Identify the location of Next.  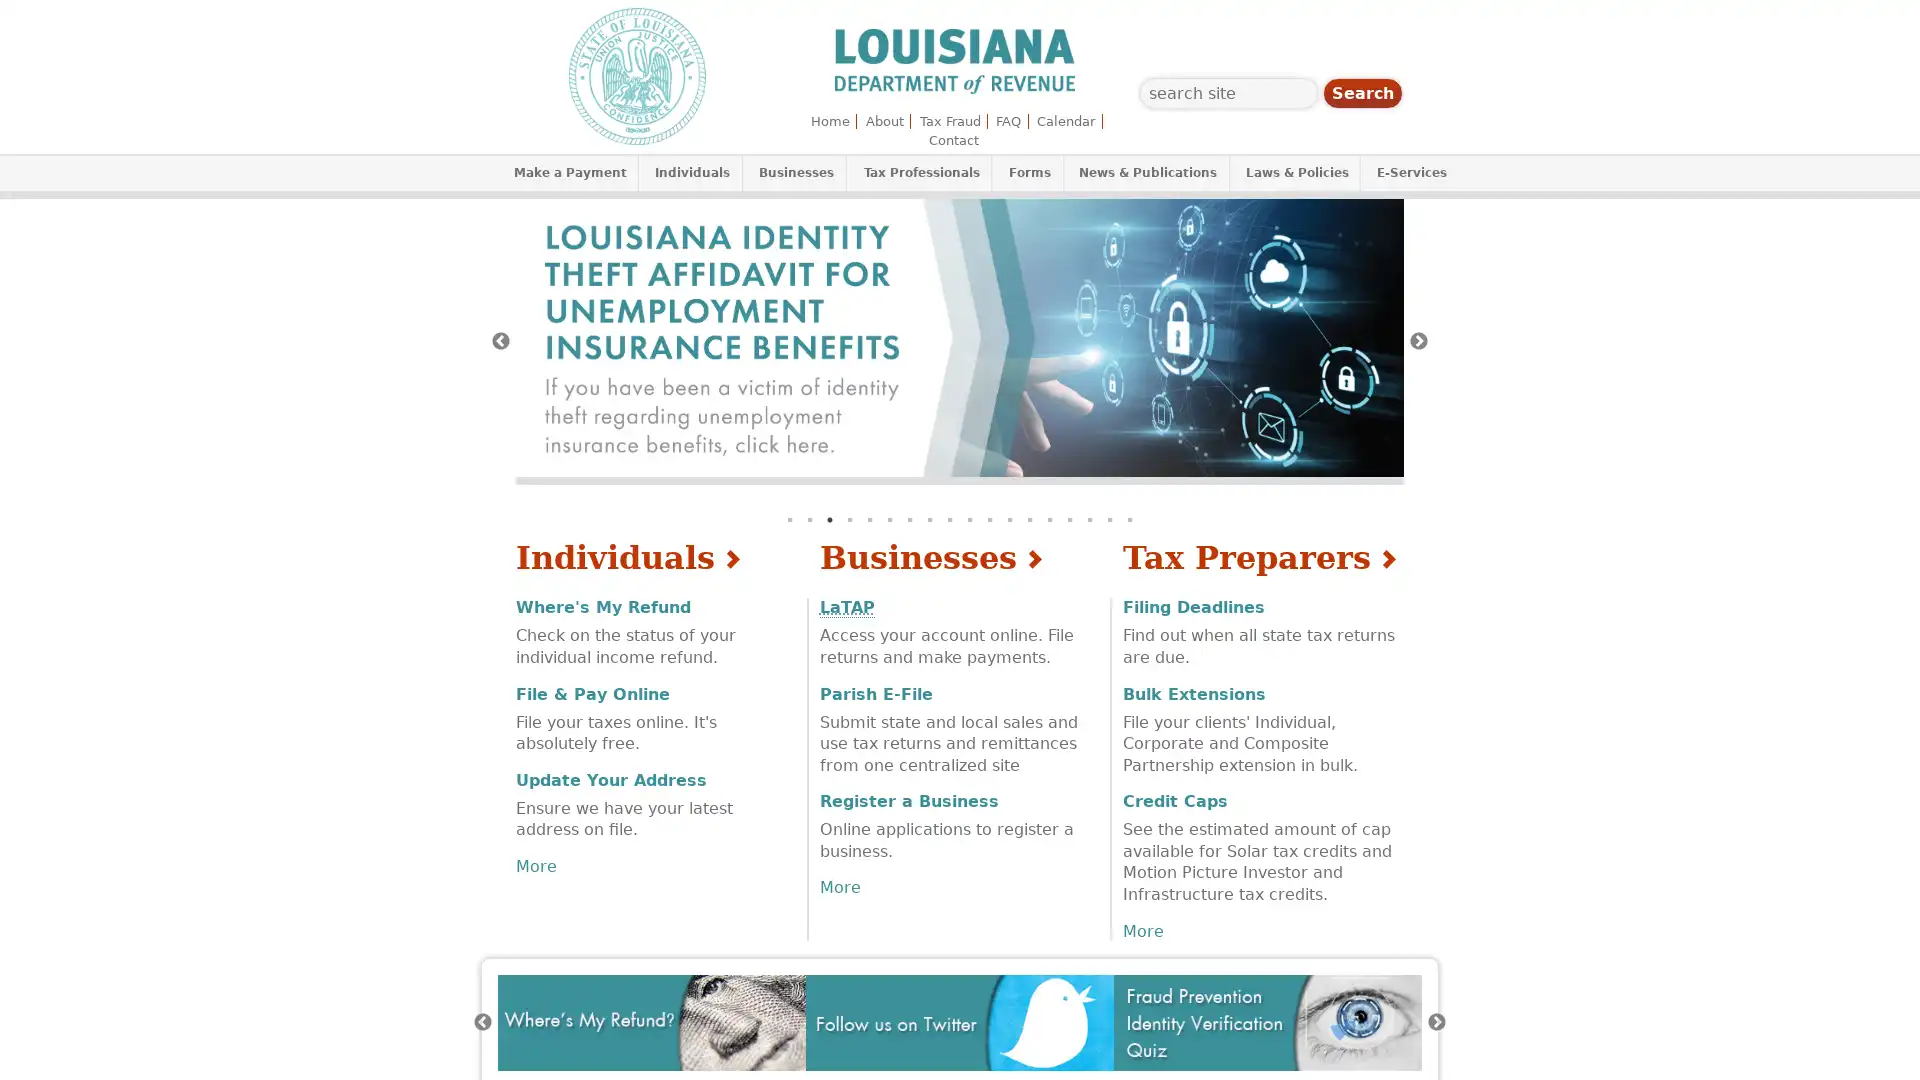
(1435, 1022).